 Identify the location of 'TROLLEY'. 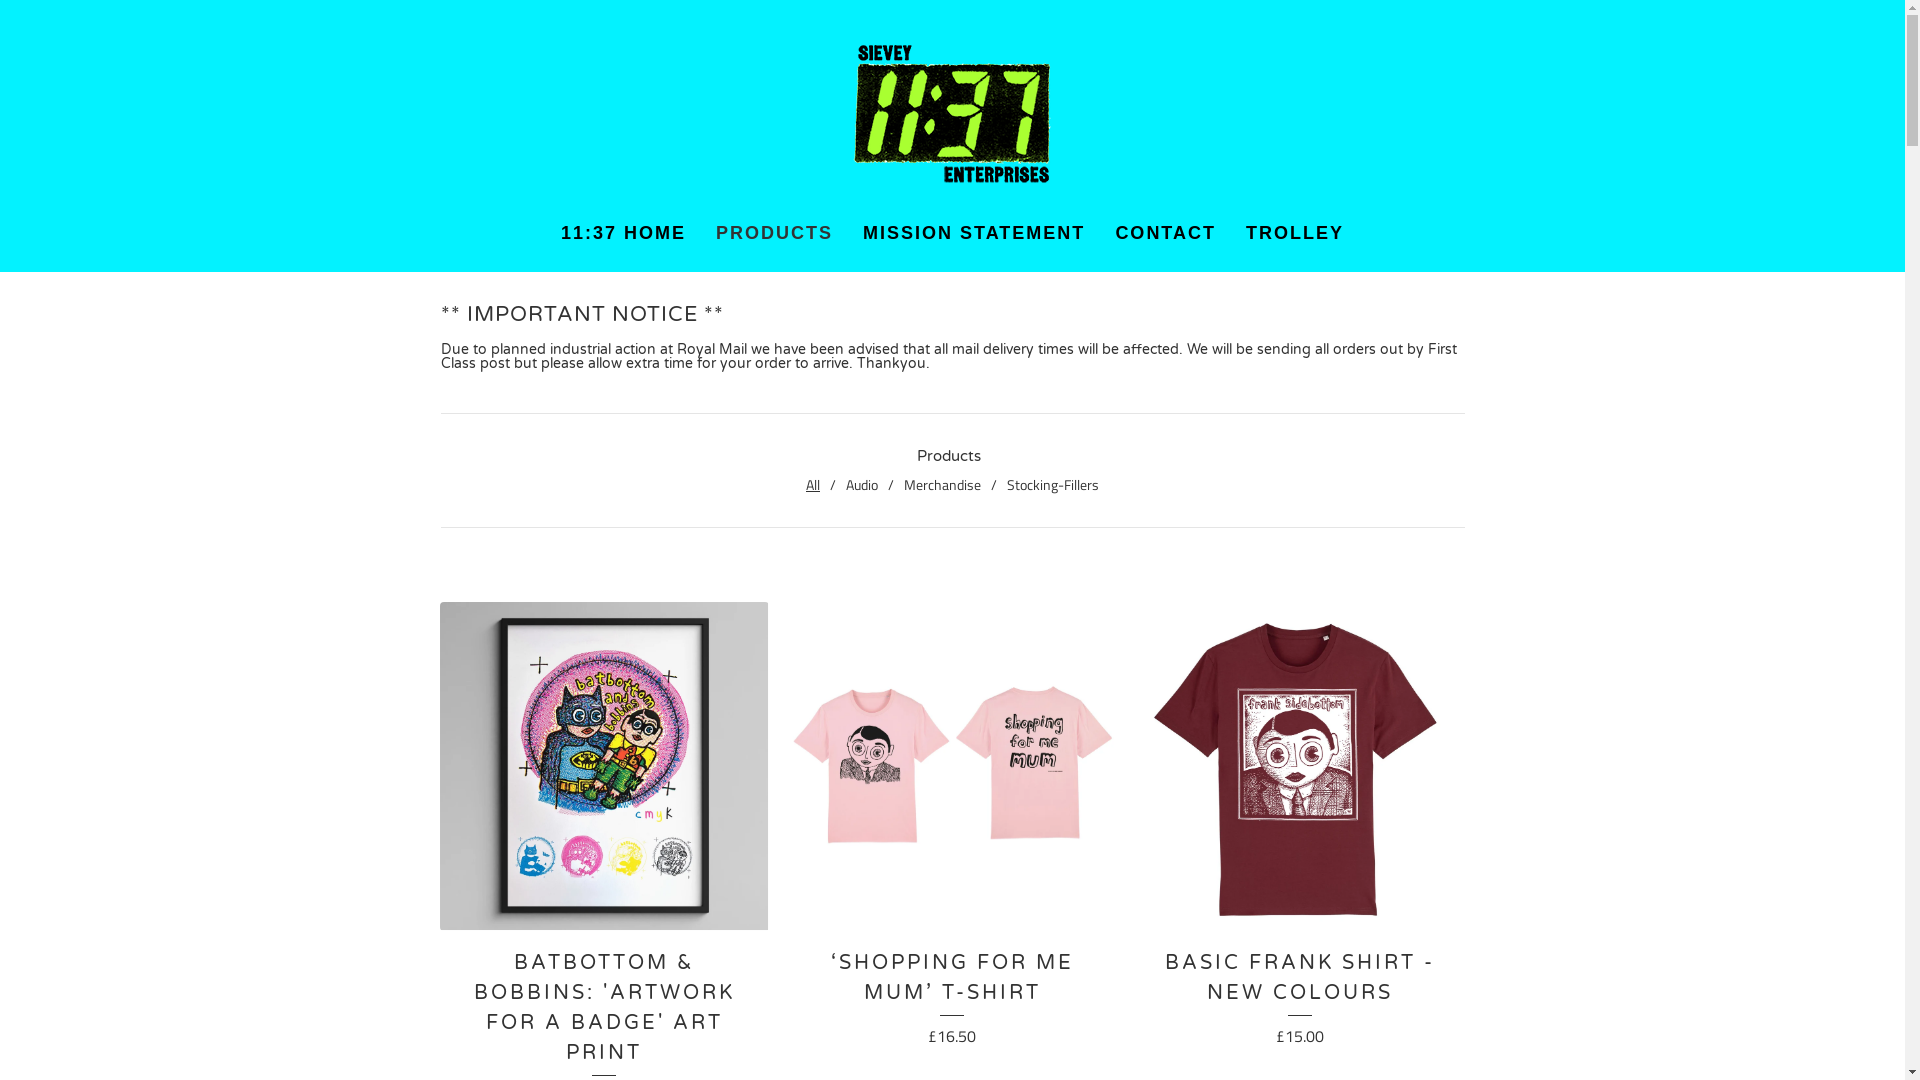
(1229, 231).